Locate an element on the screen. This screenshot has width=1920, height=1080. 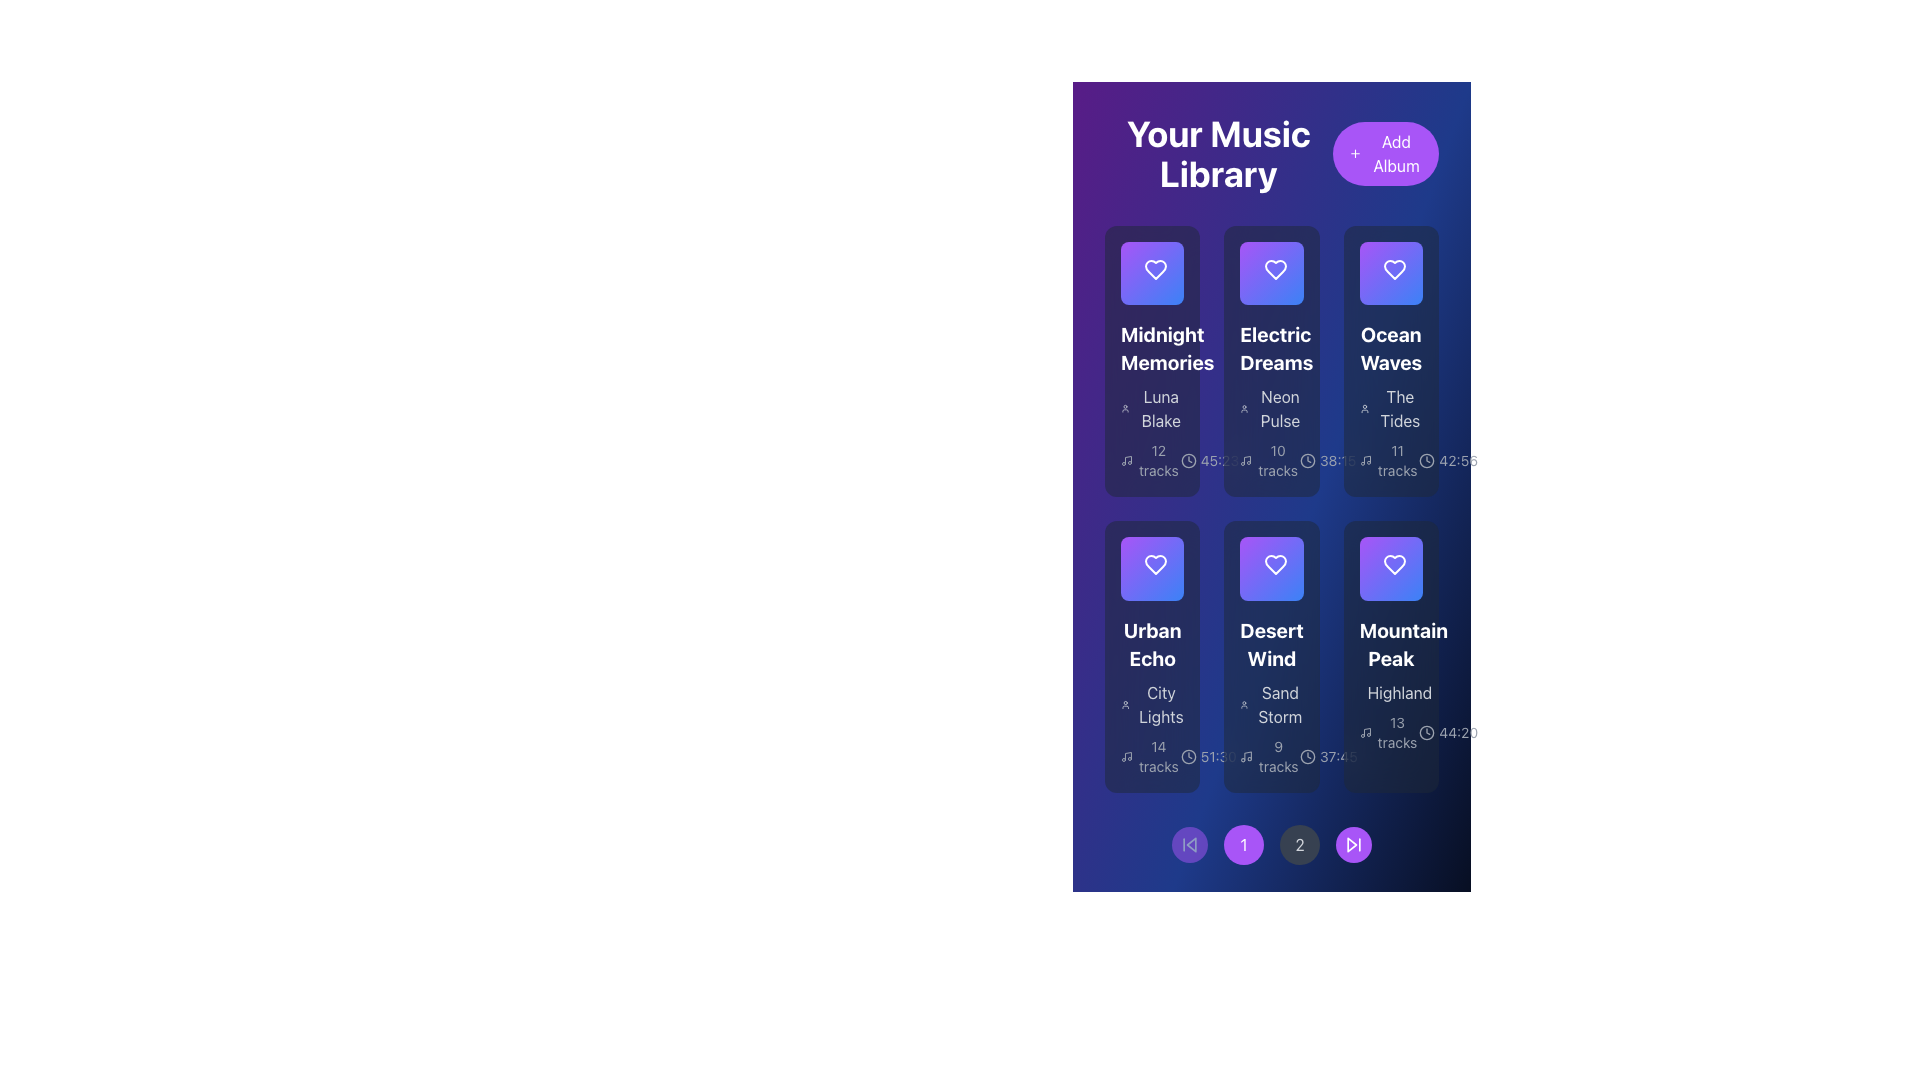
the clock icon that indicates the duration of the associated track in the music library interface, located in the bottom row of the second column is located at coordinates (1308, 756).